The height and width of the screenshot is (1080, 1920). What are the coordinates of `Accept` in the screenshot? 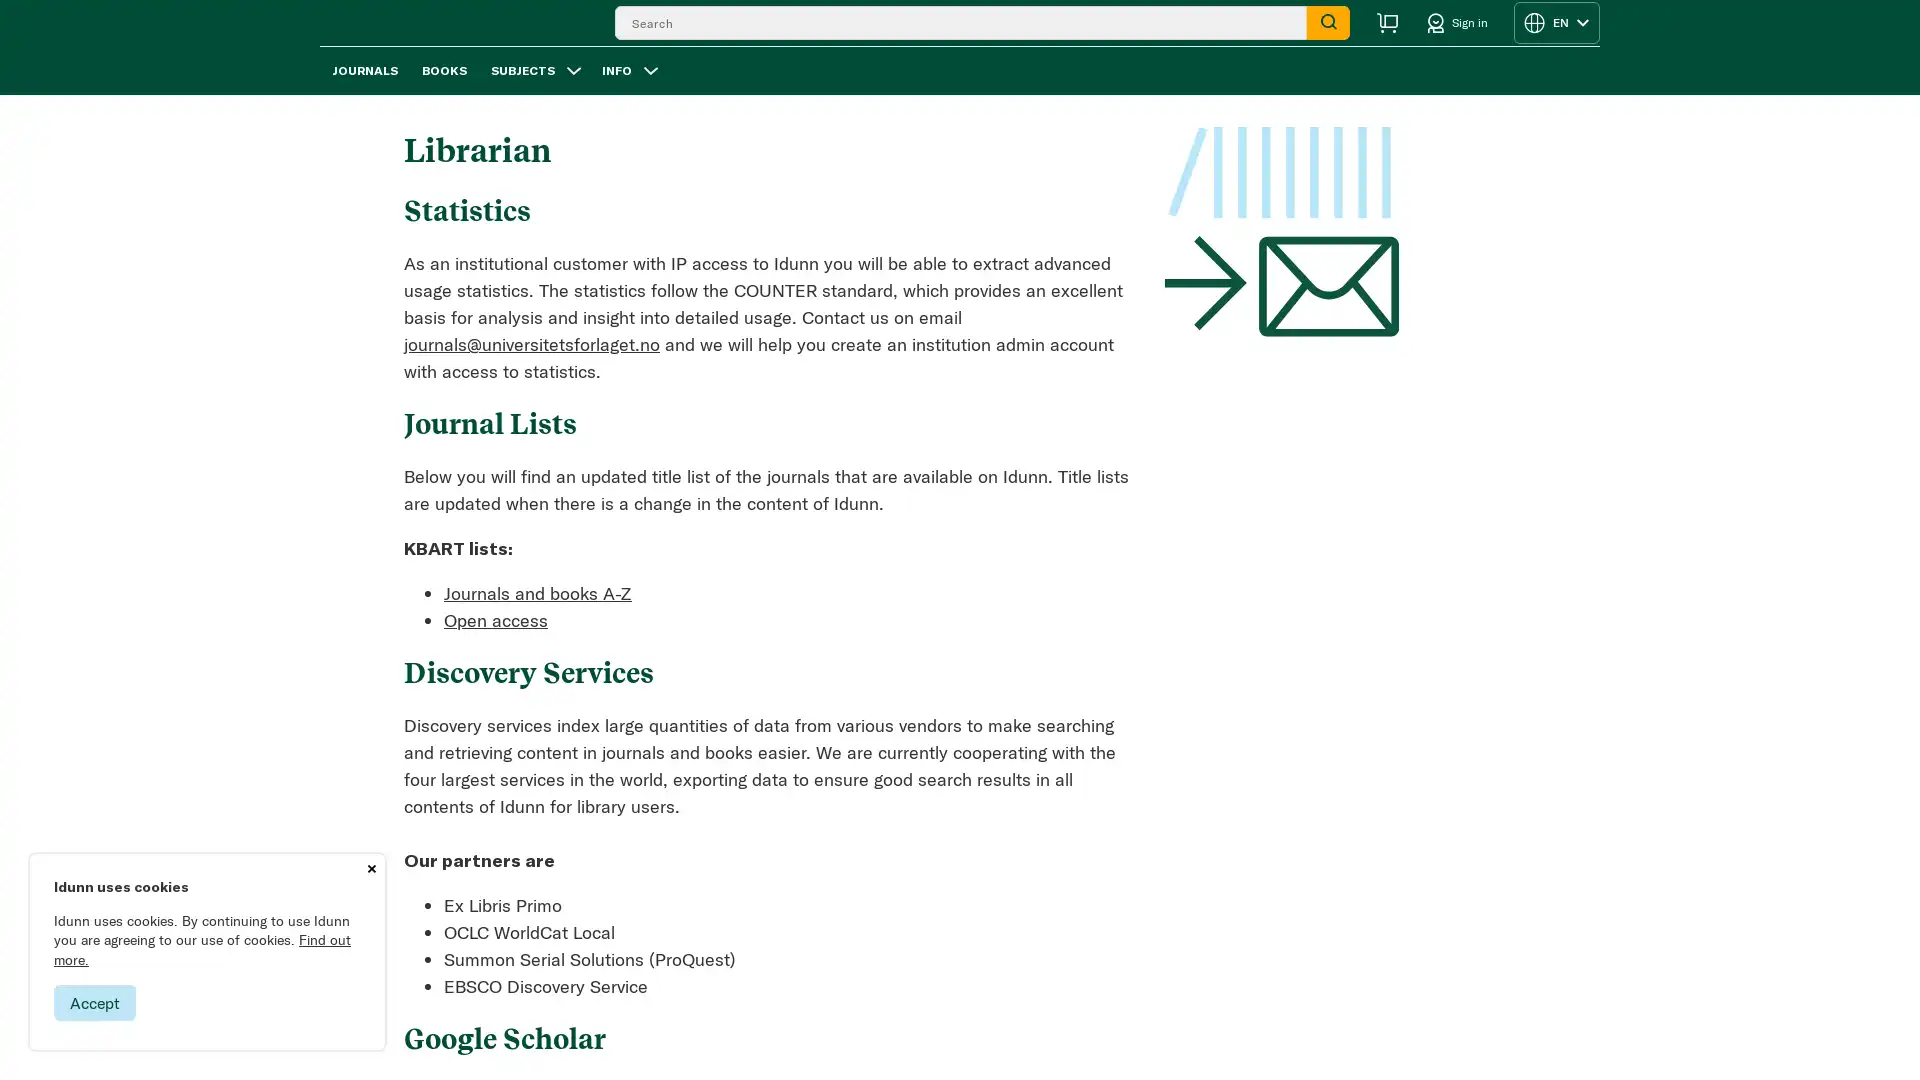 It's located at (94, 1002).